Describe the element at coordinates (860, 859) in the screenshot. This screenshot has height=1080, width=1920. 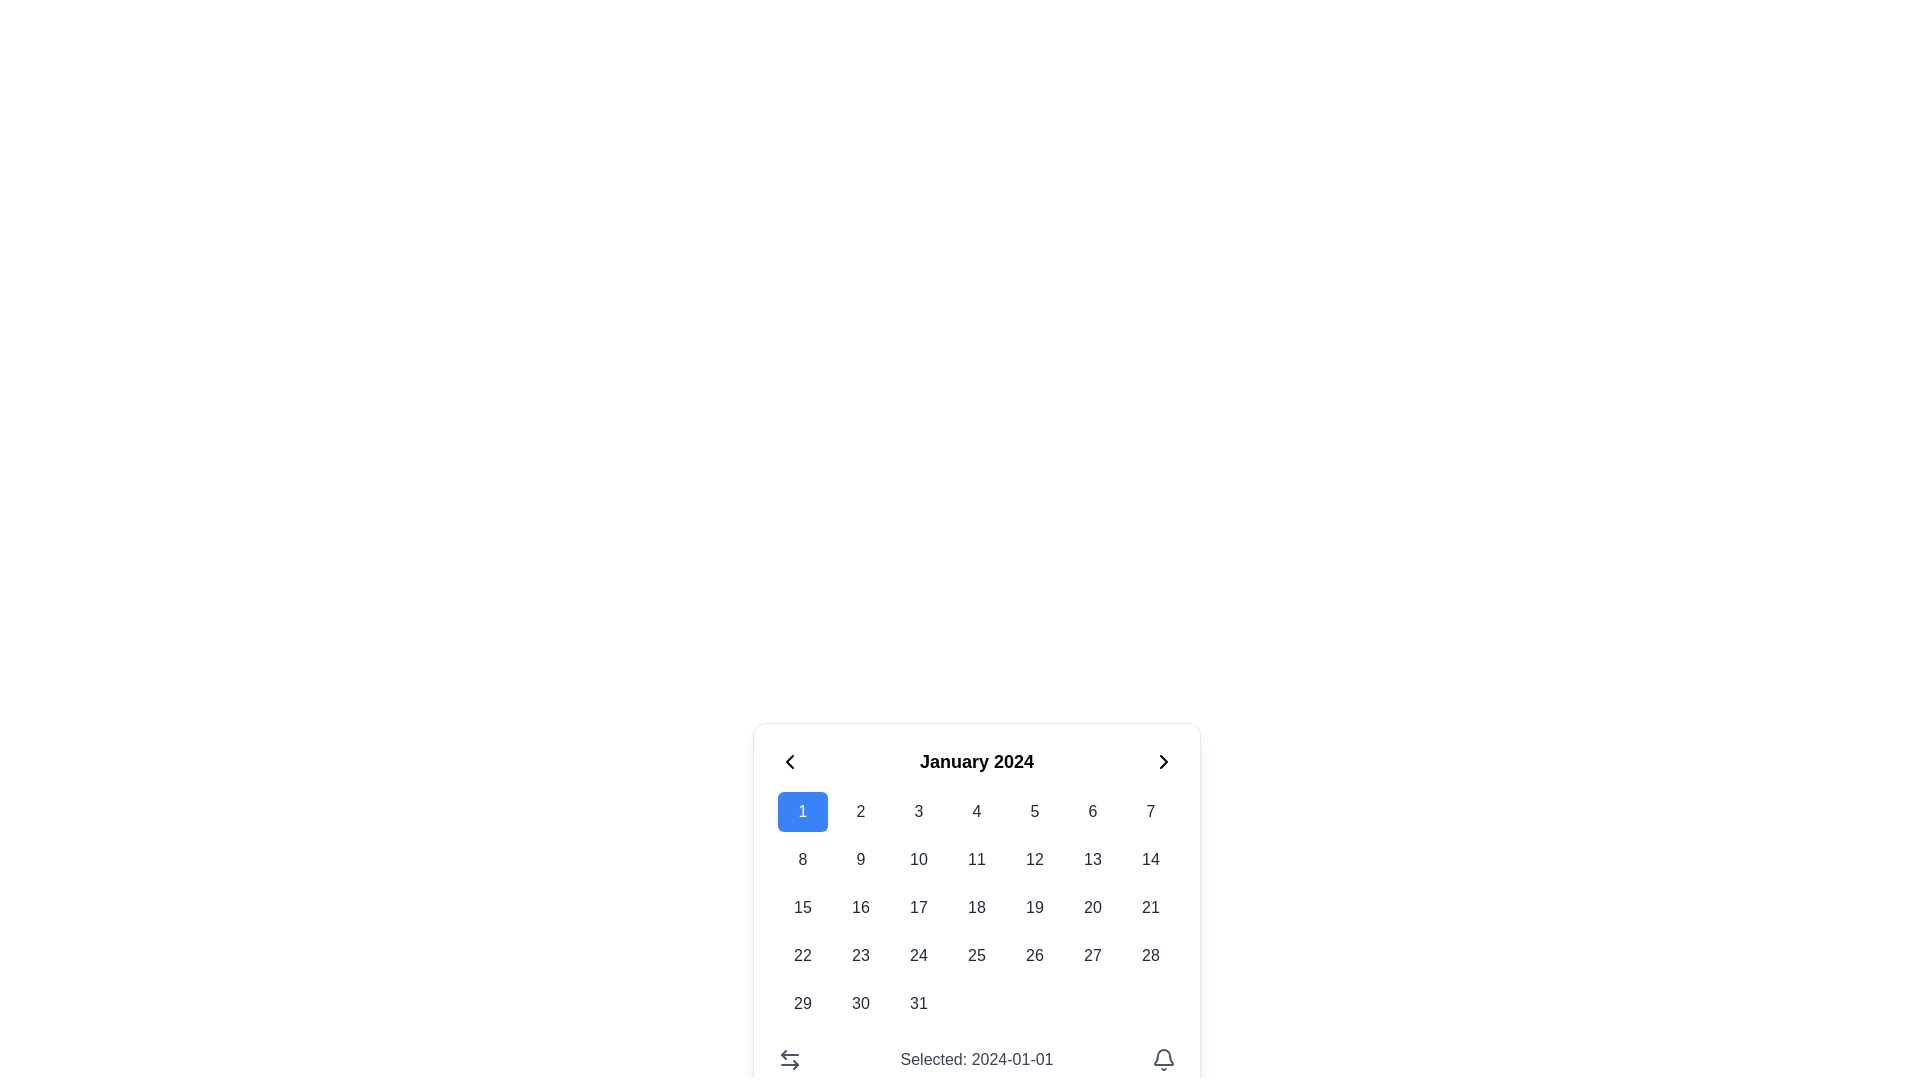
I see `the text button displaying the numeral '9' in the grid layout` at that location.